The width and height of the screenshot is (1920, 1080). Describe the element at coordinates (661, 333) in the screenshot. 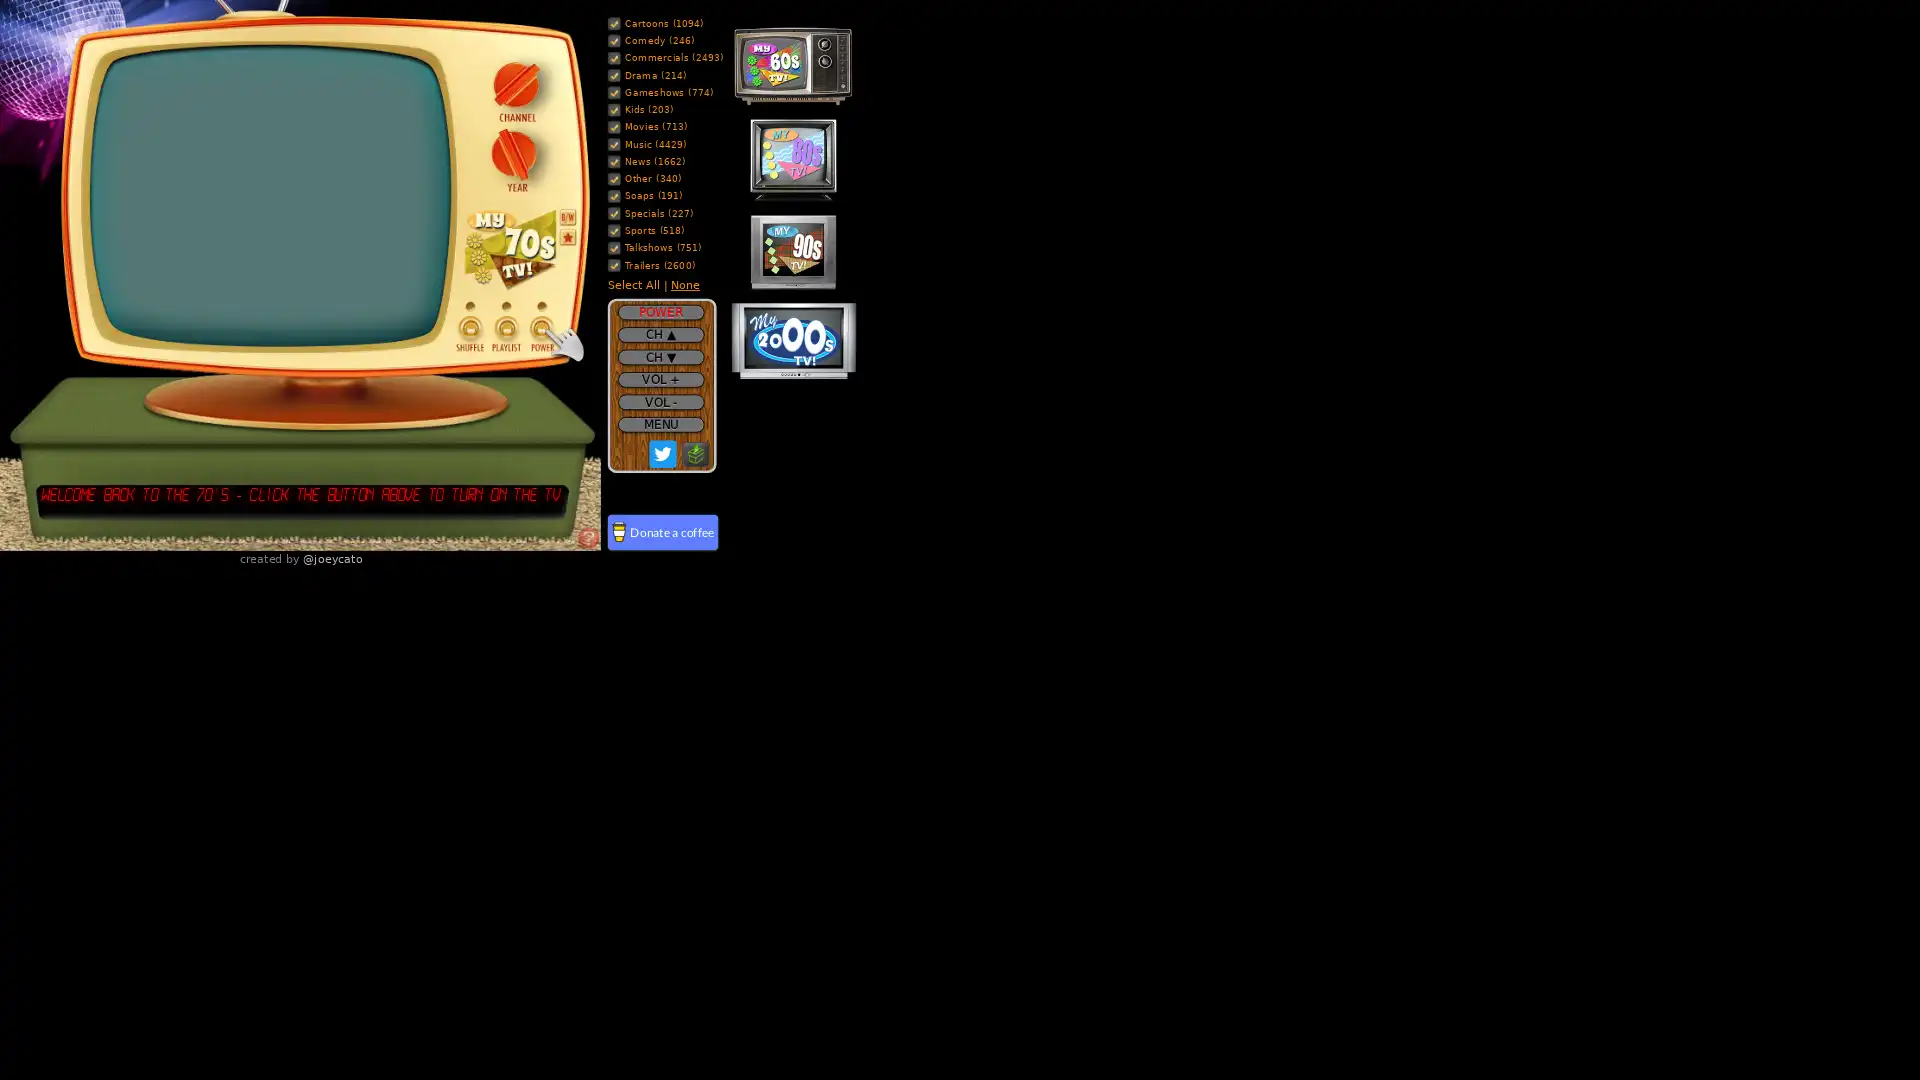

I see `CH` at that location.